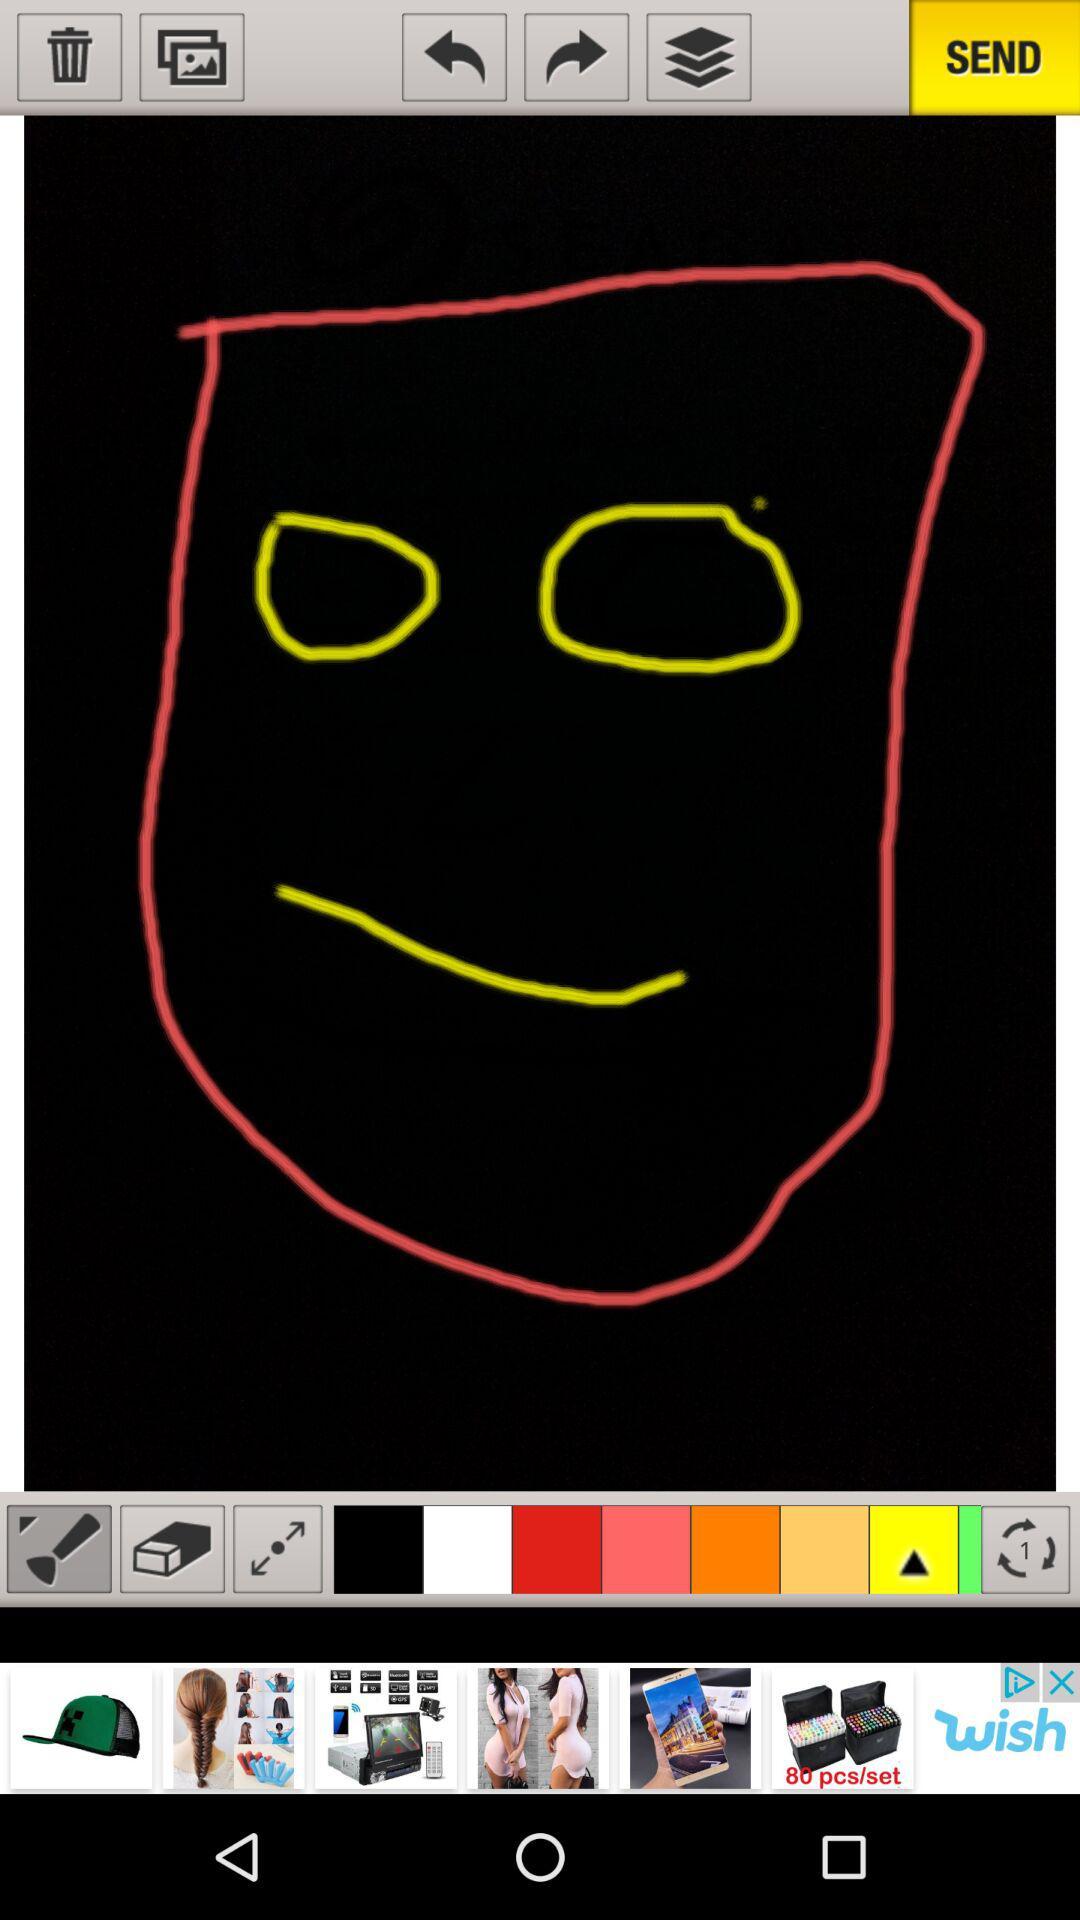  What do you see at coordinates (697, 57) in the screenshot?
I see `layers` at bounding box center [697, 57].